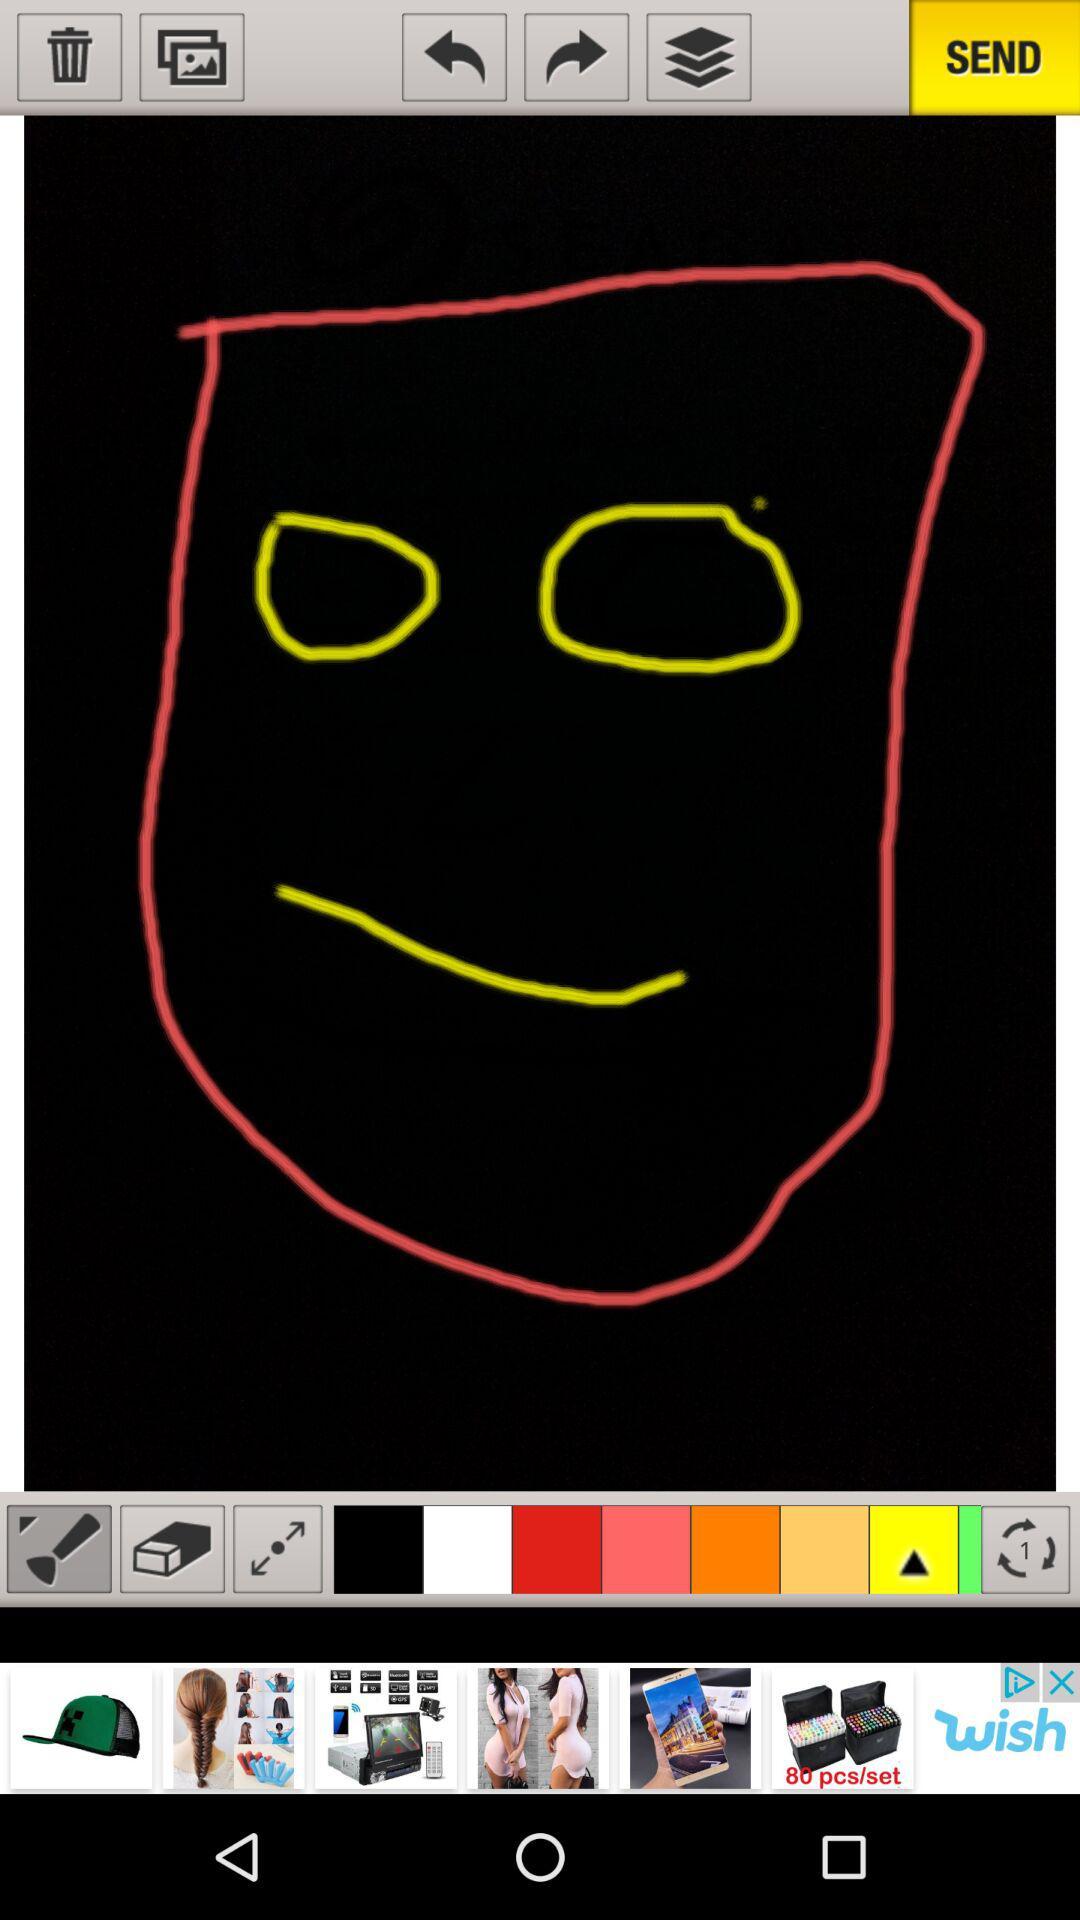  What do you see at coordinates (697, 57) in the screenshot?
I see `layers` at bounding box center [697, 57].